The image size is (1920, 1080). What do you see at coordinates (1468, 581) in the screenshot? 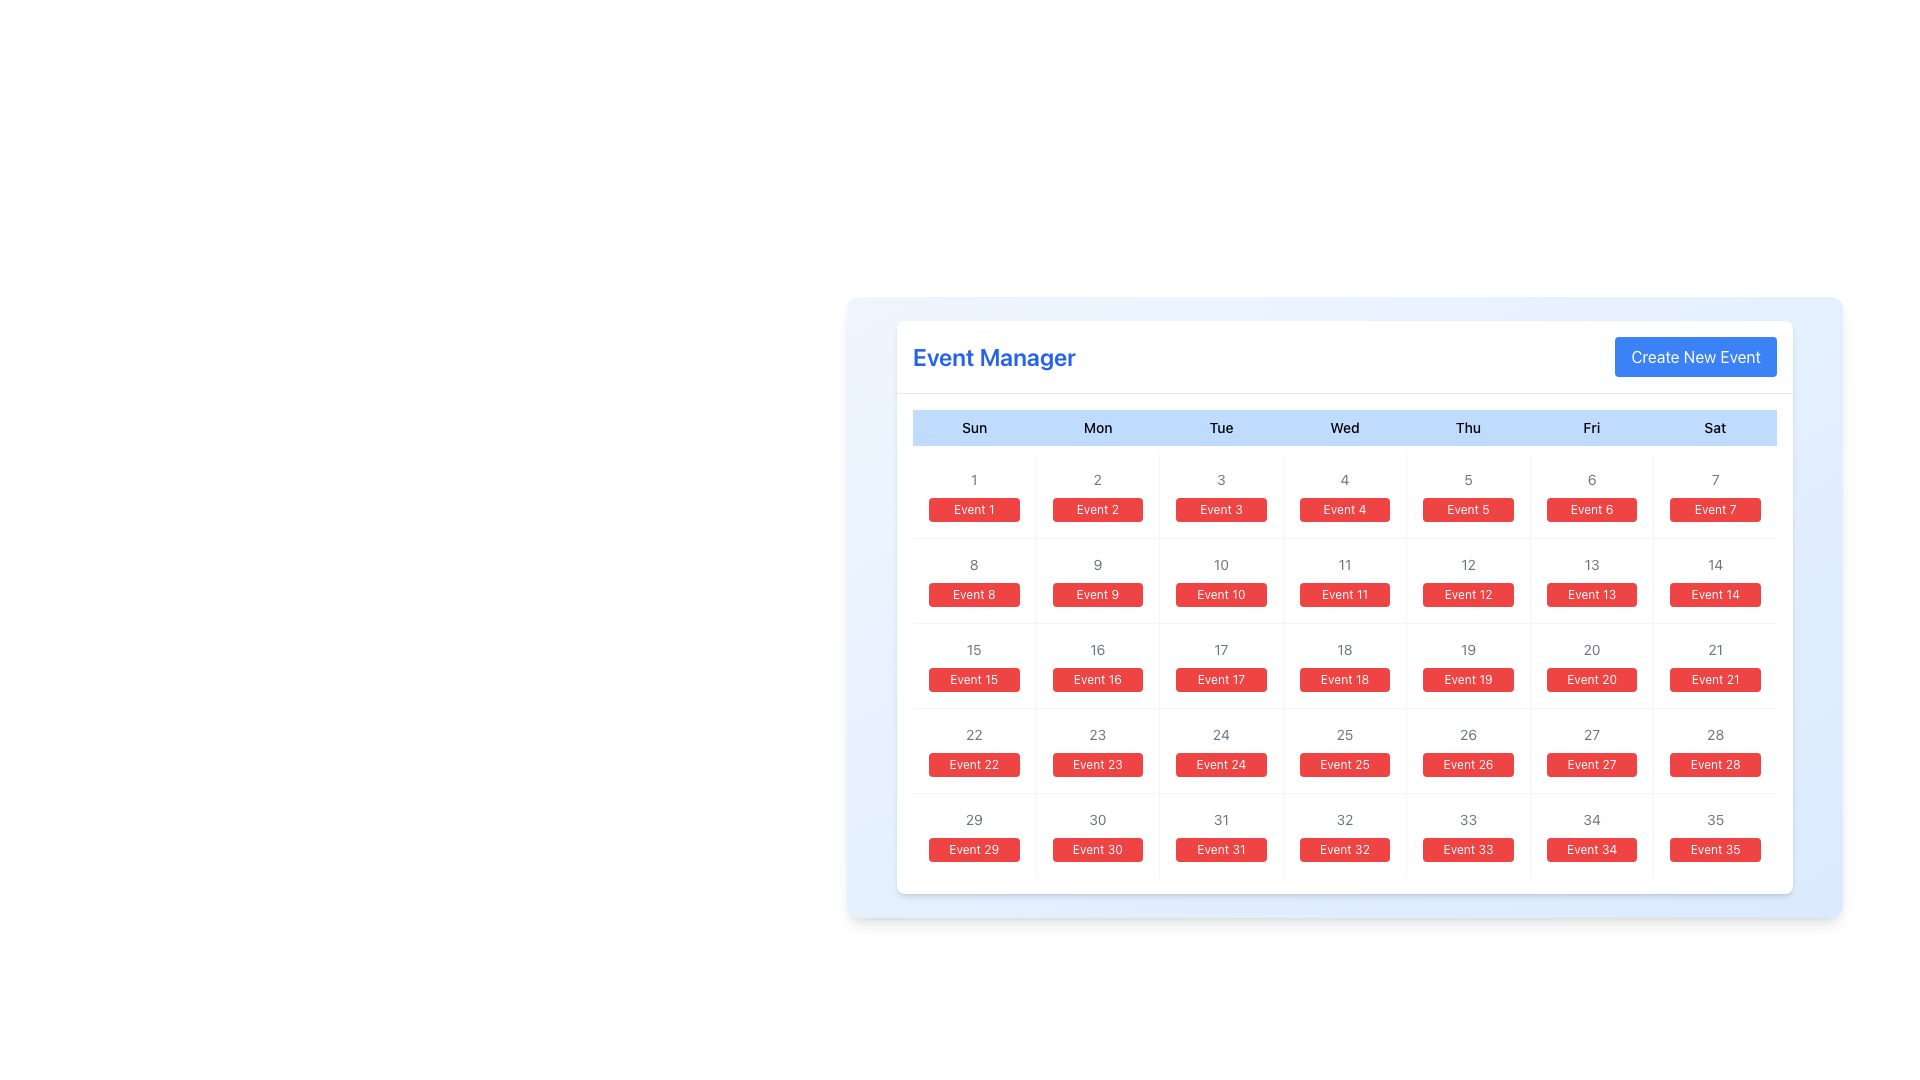
I see `the rectangular button labeled 'Event 12' with a red background, located` at bounding box center [1468, 581].